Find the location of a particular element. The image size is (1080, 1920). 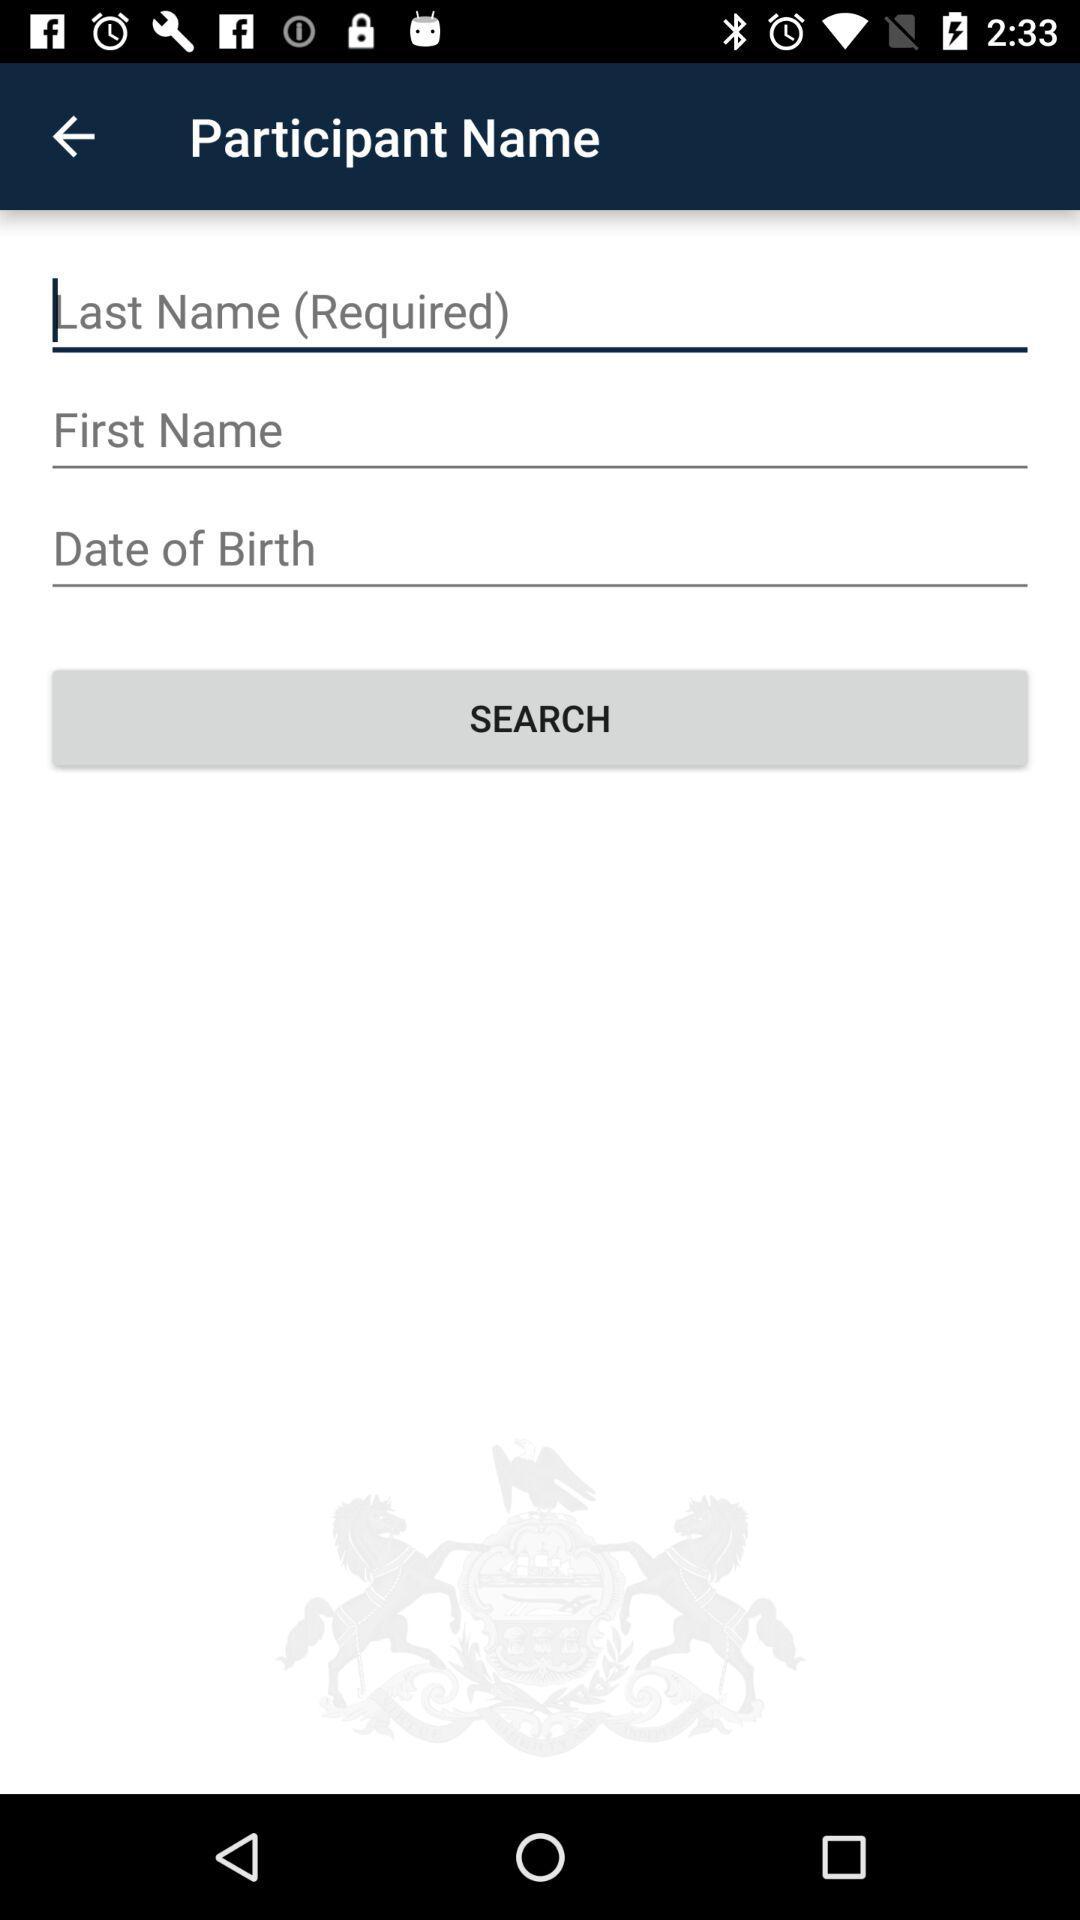

insert date of birth is located at coordinates (540, 548).